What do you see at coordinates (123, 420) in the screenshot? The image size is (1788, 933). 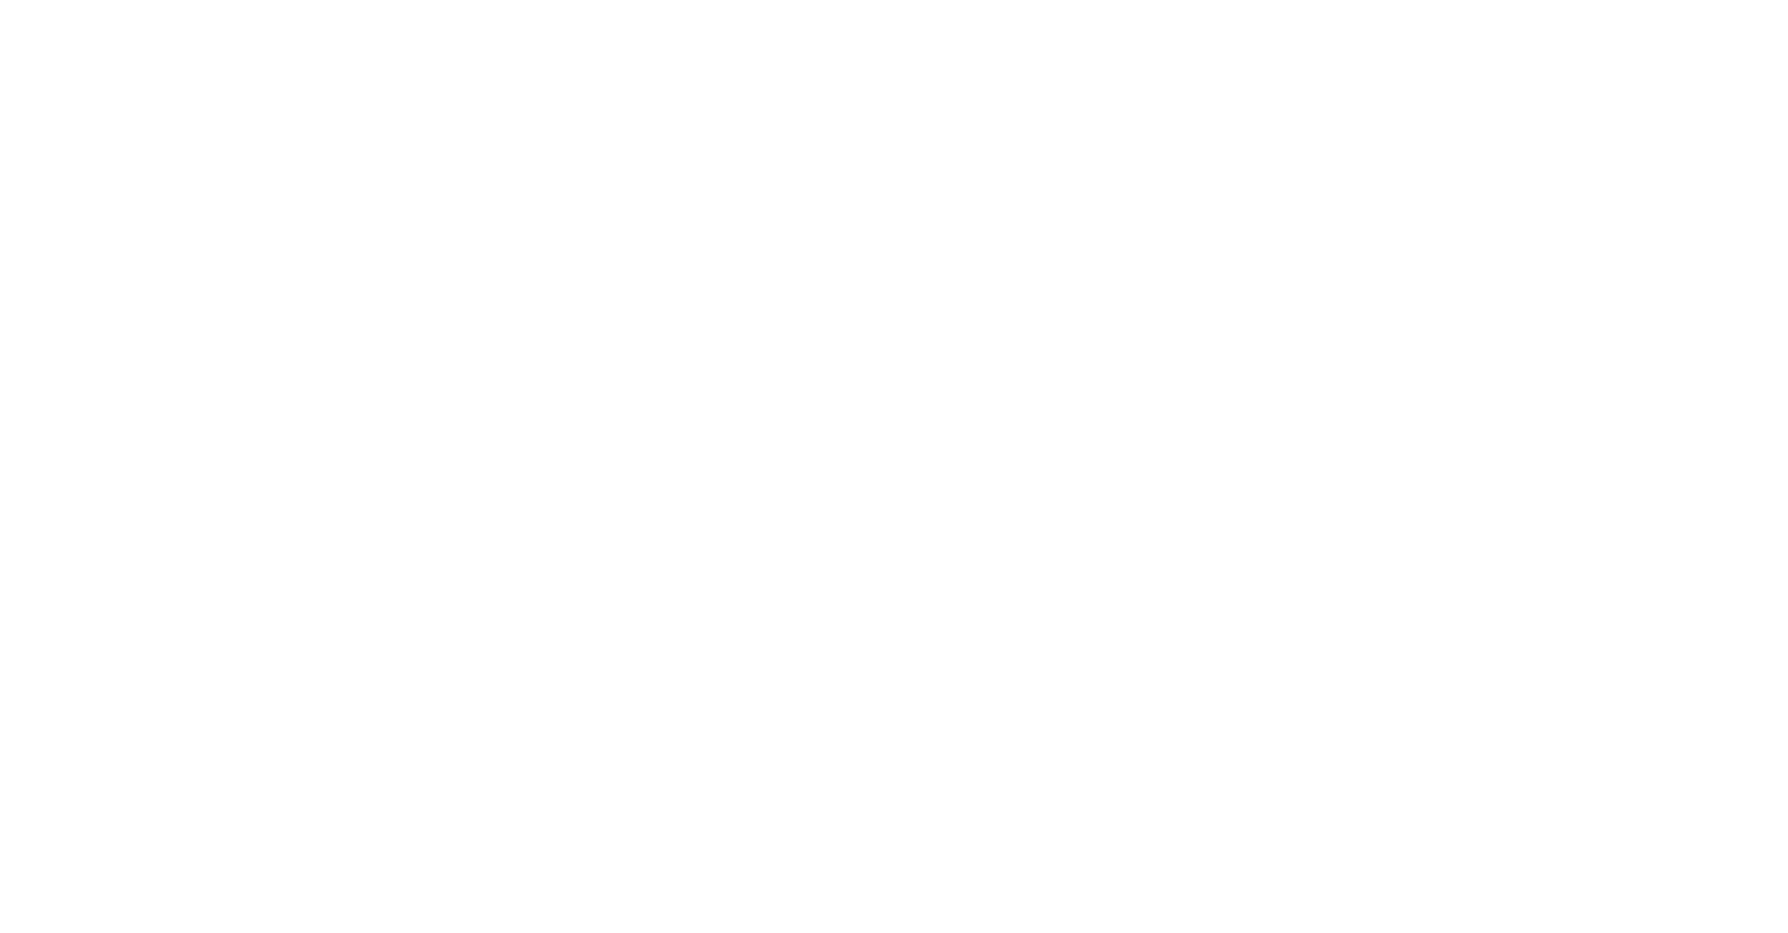 I see `'Sächsischer Innovationspreis'` at bounding box center [123, 420].